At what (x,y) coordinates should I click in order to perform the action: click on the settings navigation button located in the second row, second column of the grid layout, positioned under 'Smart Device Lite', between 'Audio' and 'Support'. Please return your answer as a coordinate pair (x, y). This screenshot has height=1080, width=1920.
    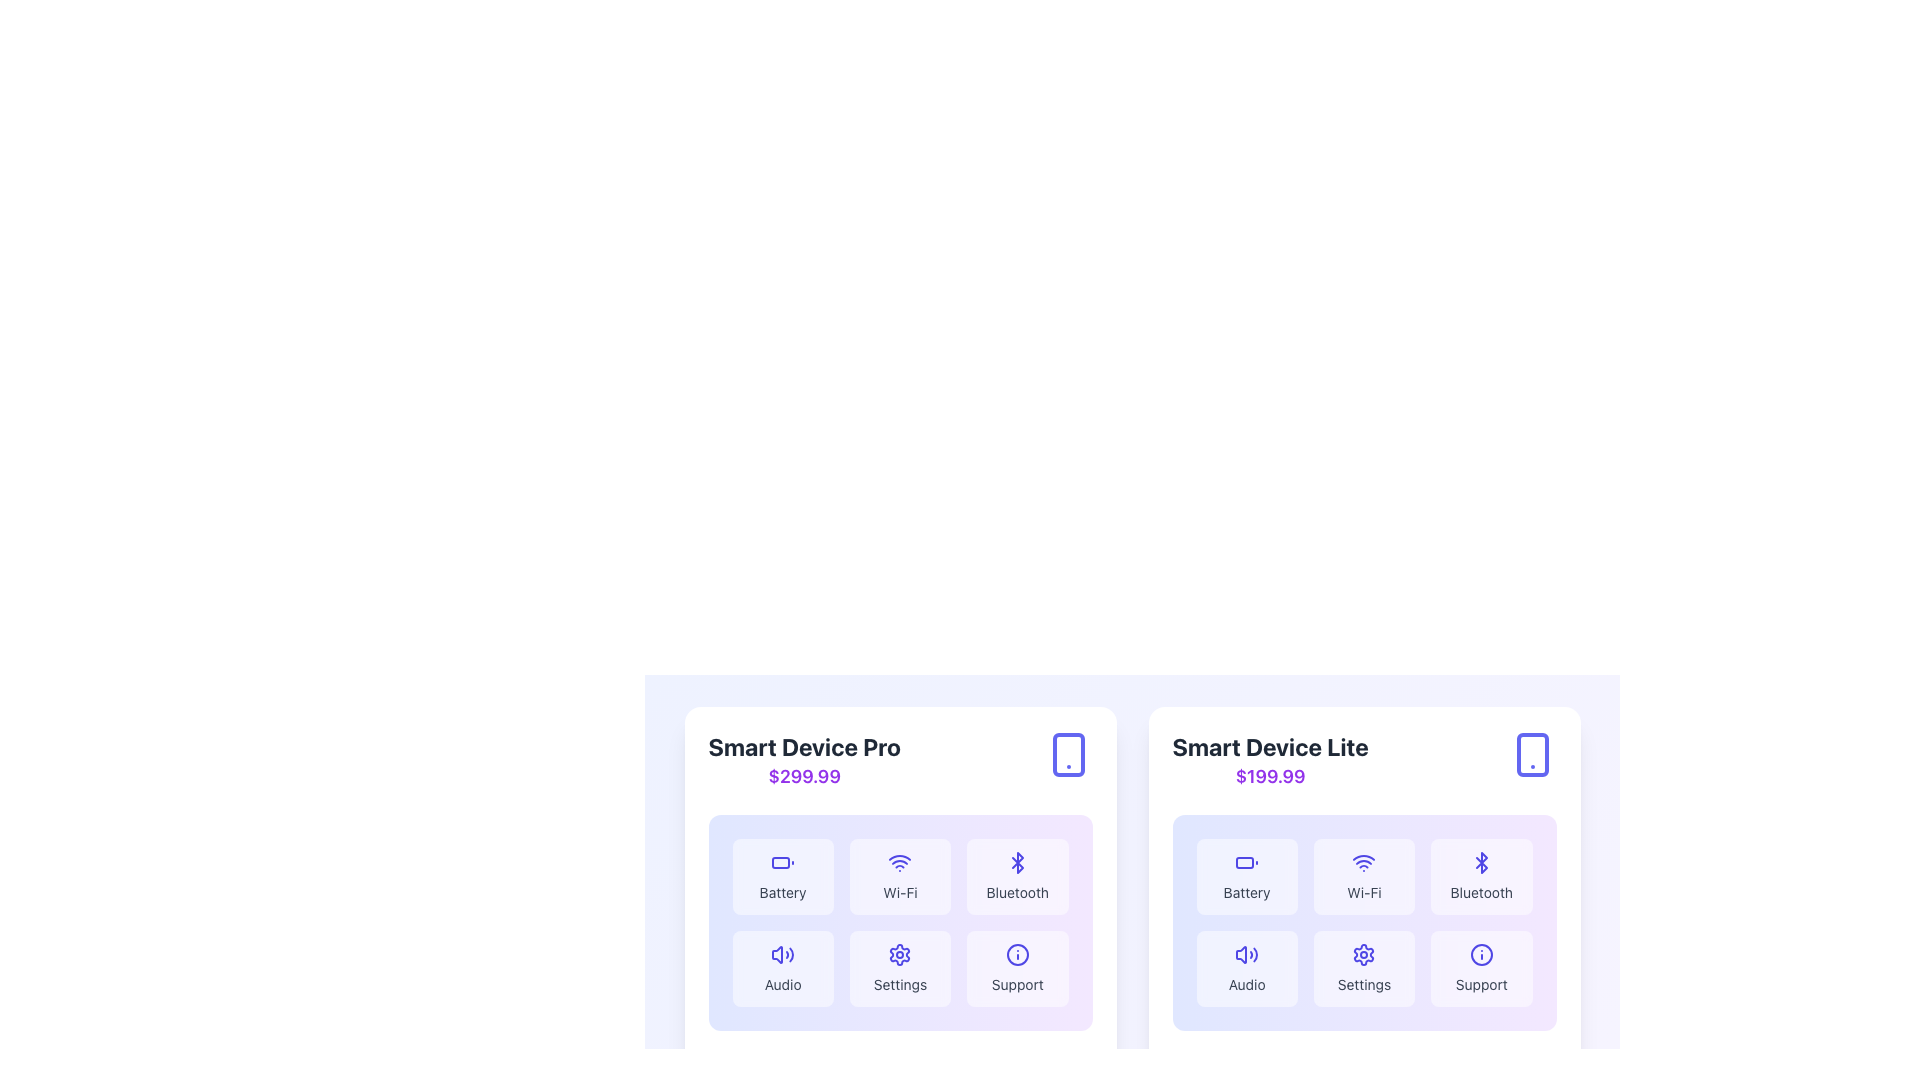
    Looking at the image, I should click on (1363, 967).